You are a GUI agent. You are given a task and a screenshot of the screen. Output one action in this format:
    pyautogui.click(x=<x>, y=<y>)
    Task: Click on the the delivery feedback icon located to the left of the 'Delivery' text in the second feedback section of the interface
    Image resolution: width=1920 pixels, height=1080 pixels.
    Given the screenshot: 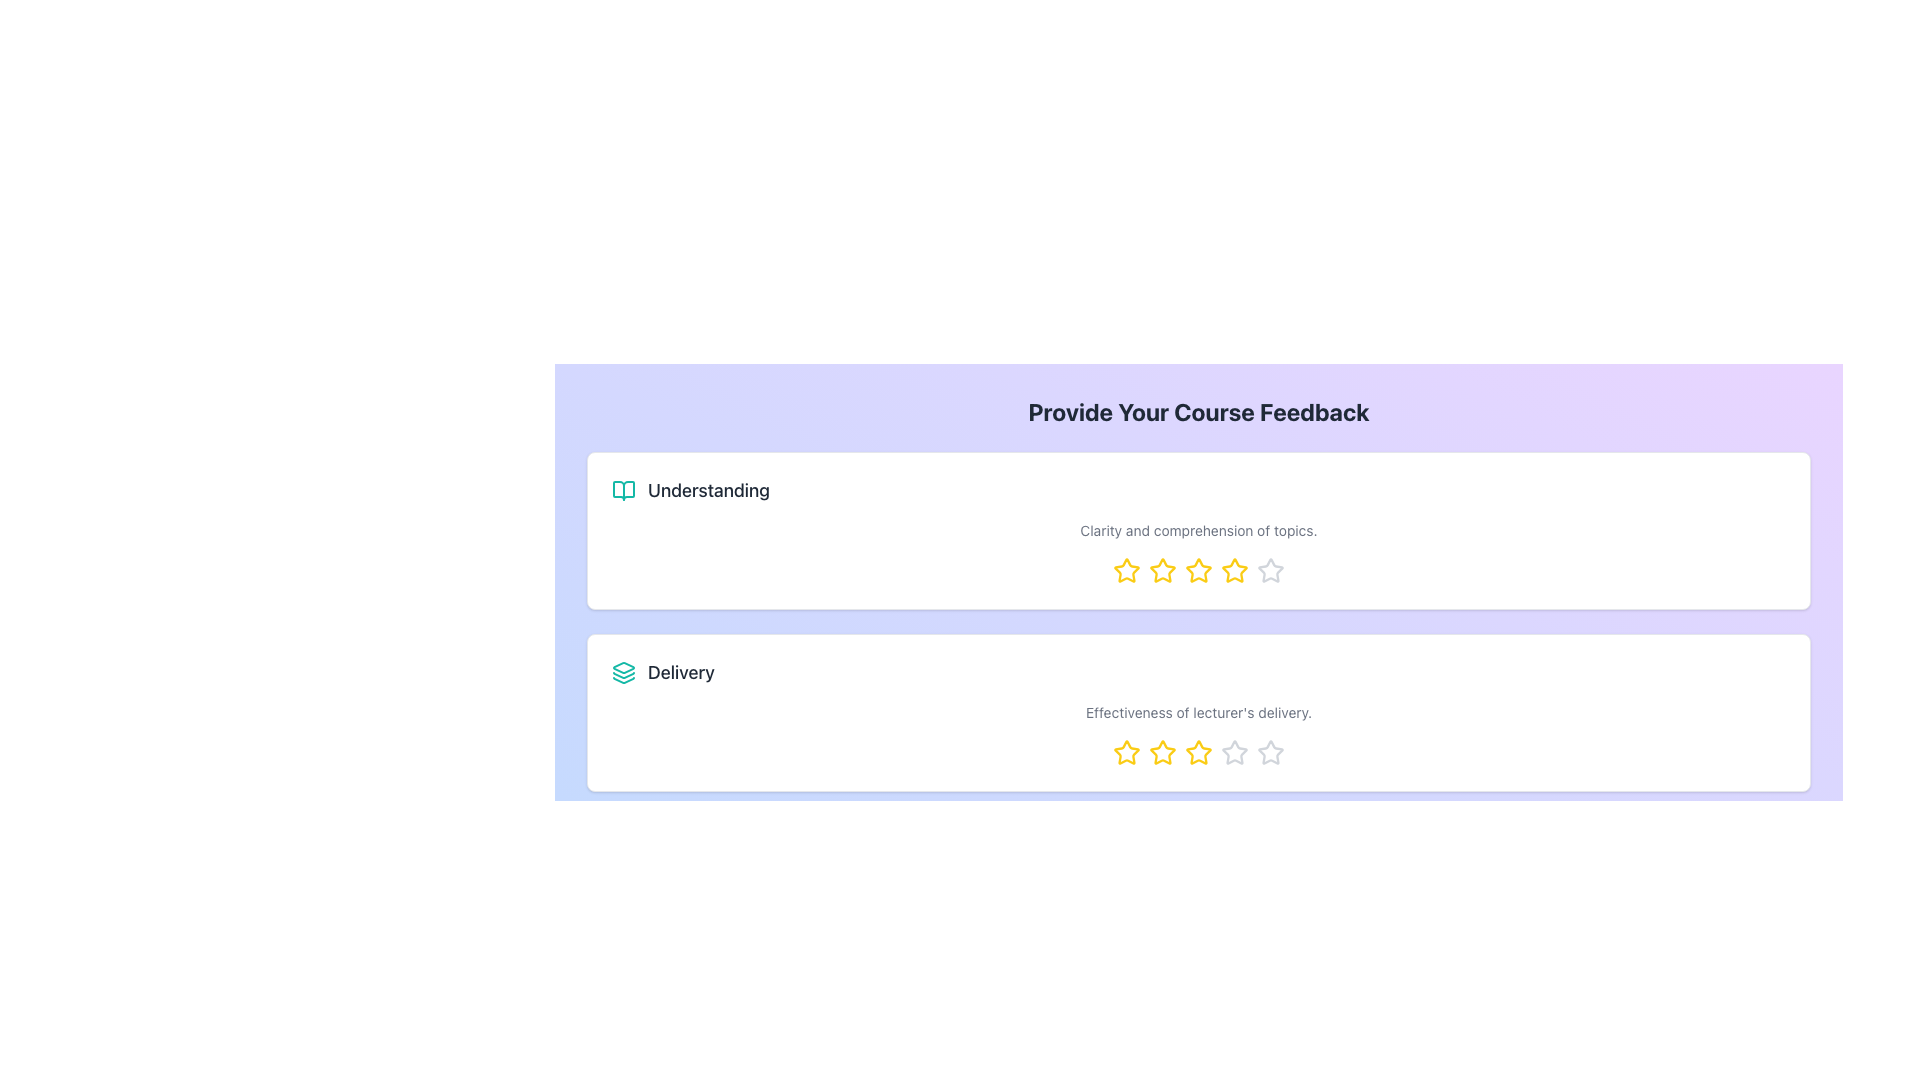 What is the action you would take?
    pyautogui.click(x=623, y=672)
    